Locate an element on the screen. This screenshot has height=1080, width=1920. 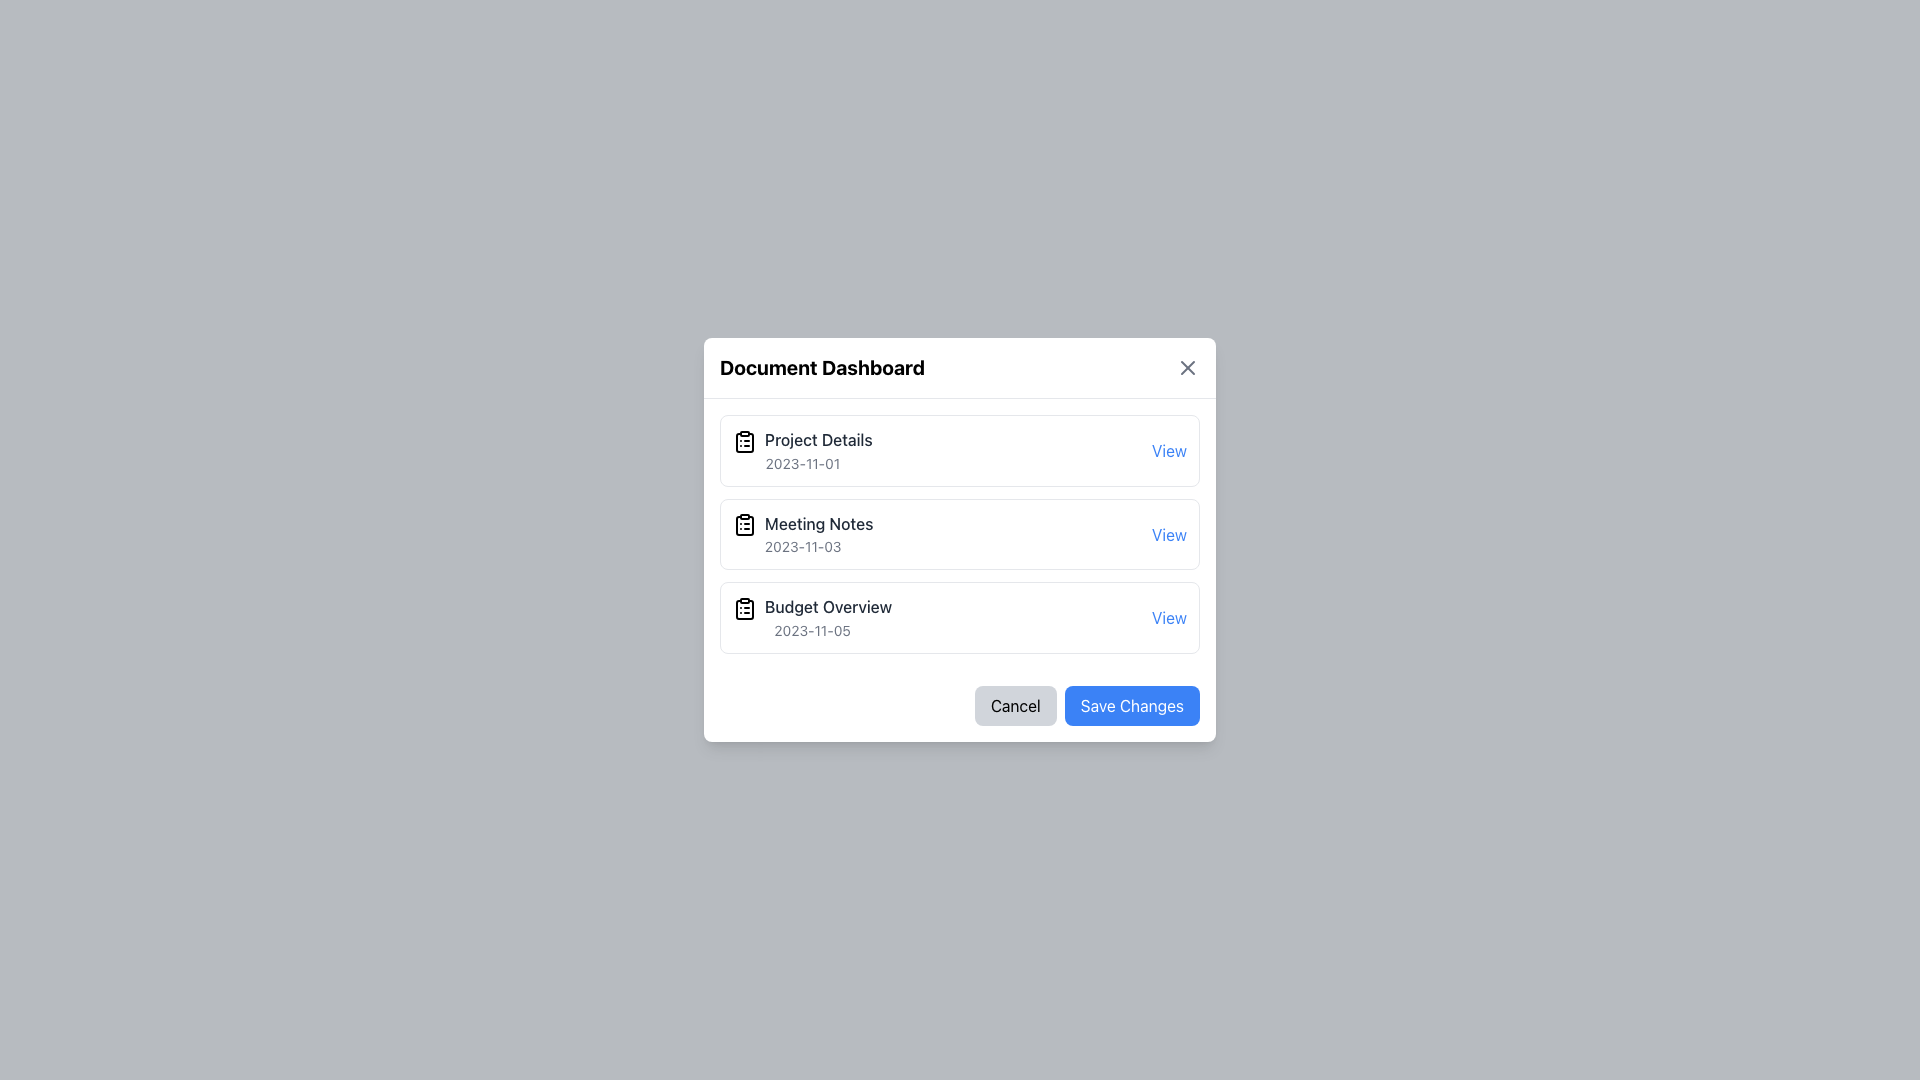
the 'Save Changes' button, which is styled with a blue background and white text, located in the footer section of a modal dialog is located at coordinates (1132, 704).